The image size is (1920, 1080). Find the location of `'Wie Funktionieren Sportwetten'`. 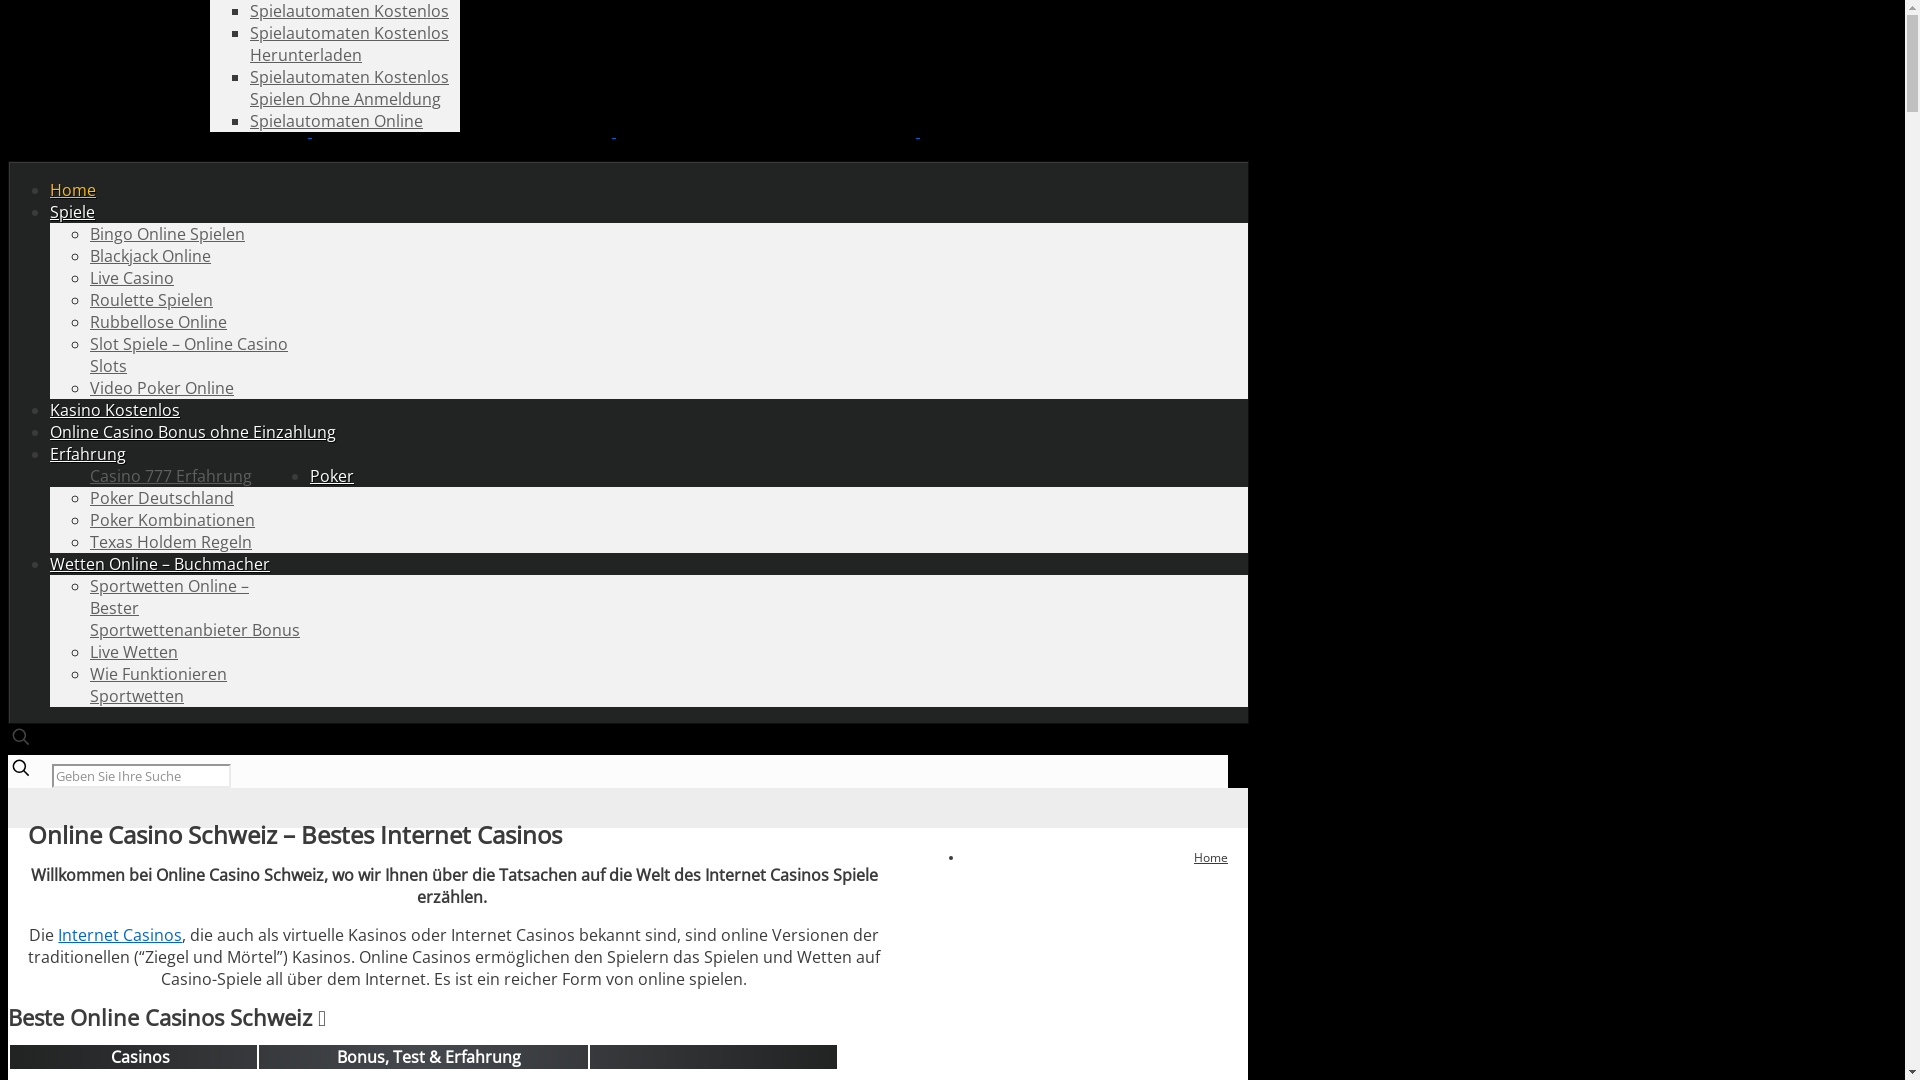

'Wie Funktionieren Sportwetten' is located at coordinates (157, 684).